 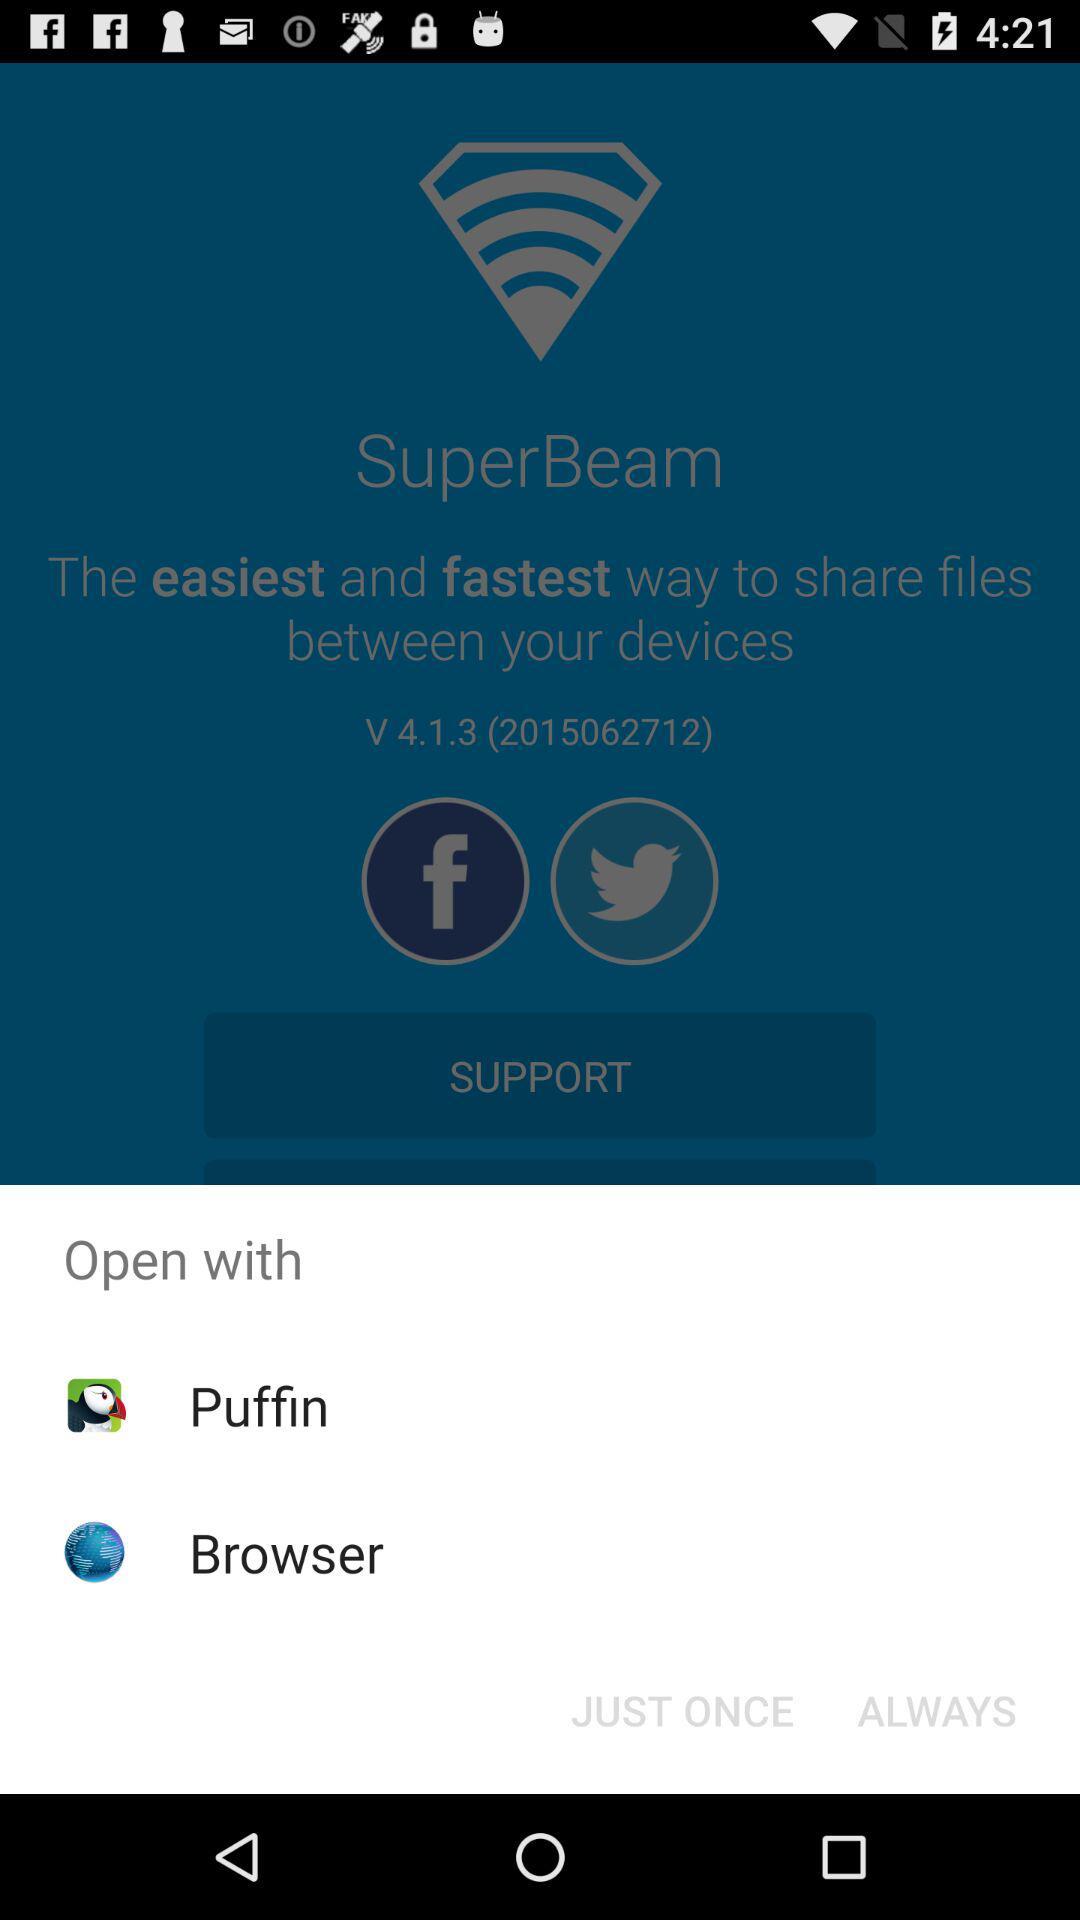 What do you see at coordinates (937, 1708) in the screenshot?
I see `the item next to just once item` at bounding box center [937, 1708].